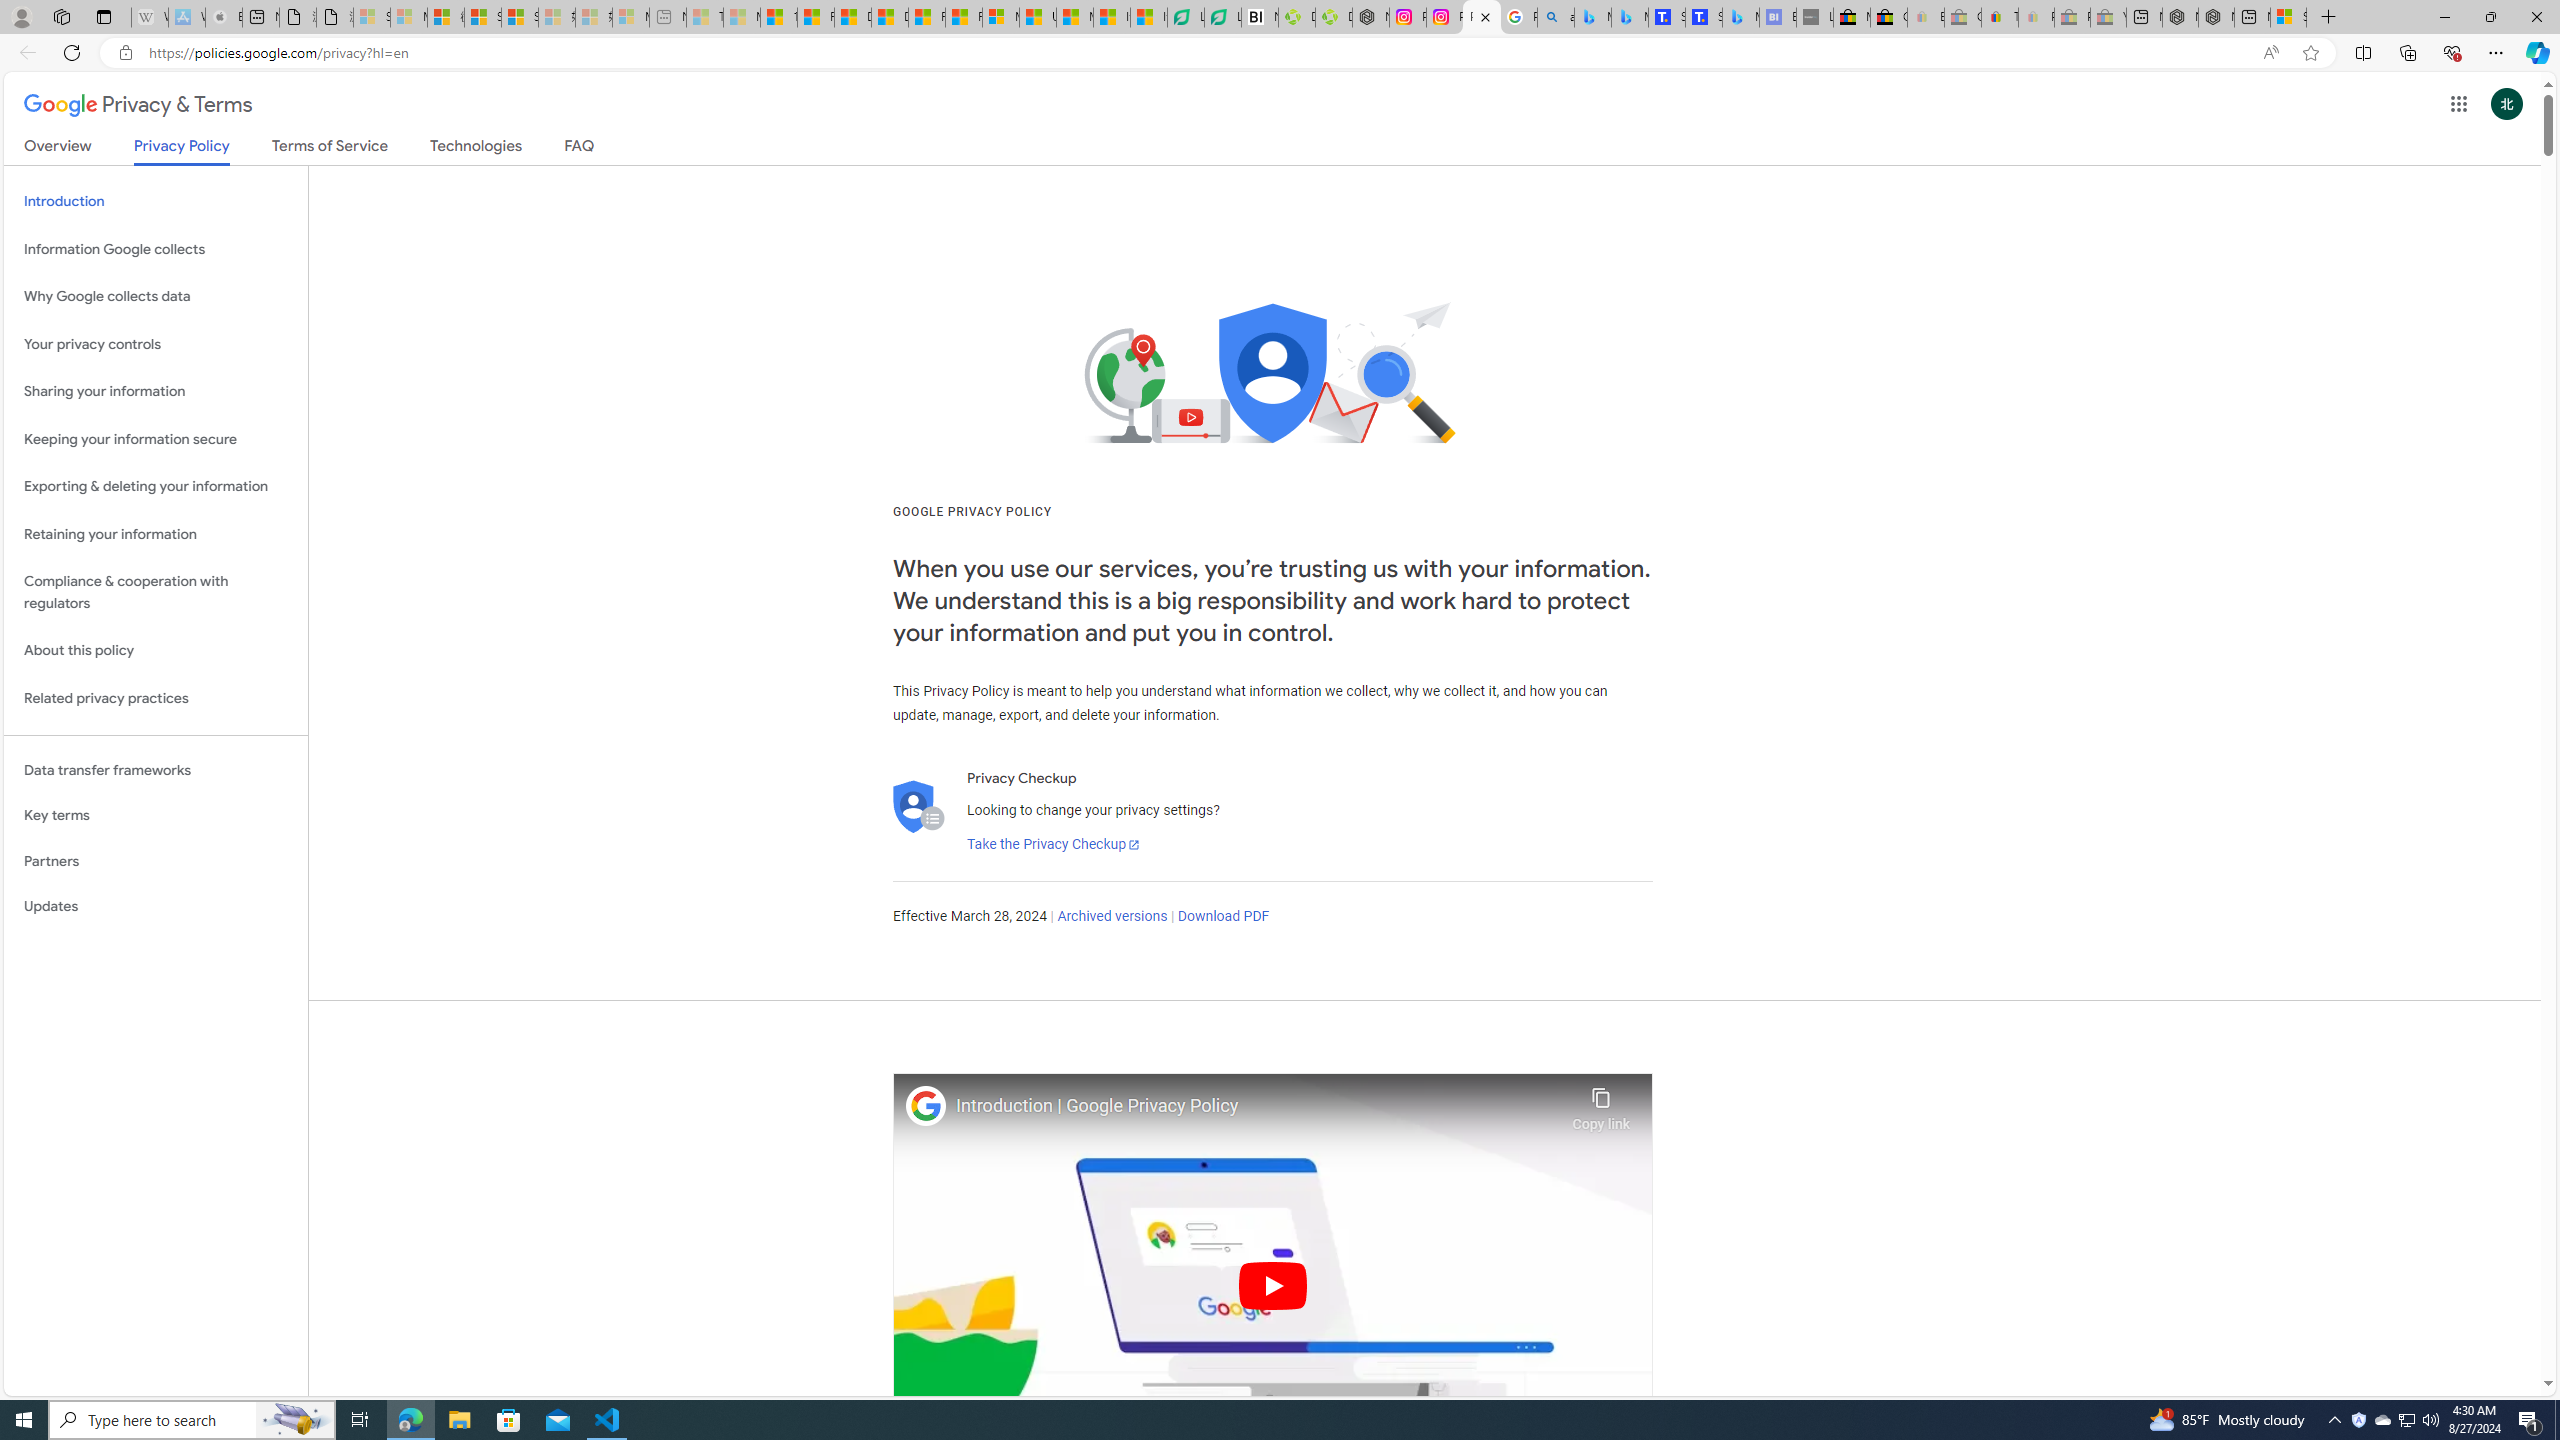 The height and width of the screenshot is (1440, 2560). Describe the element at coordinates (407, 16) in the screenshot. I see `'Microsoft Services Agreement - Sleeping'` at that location.